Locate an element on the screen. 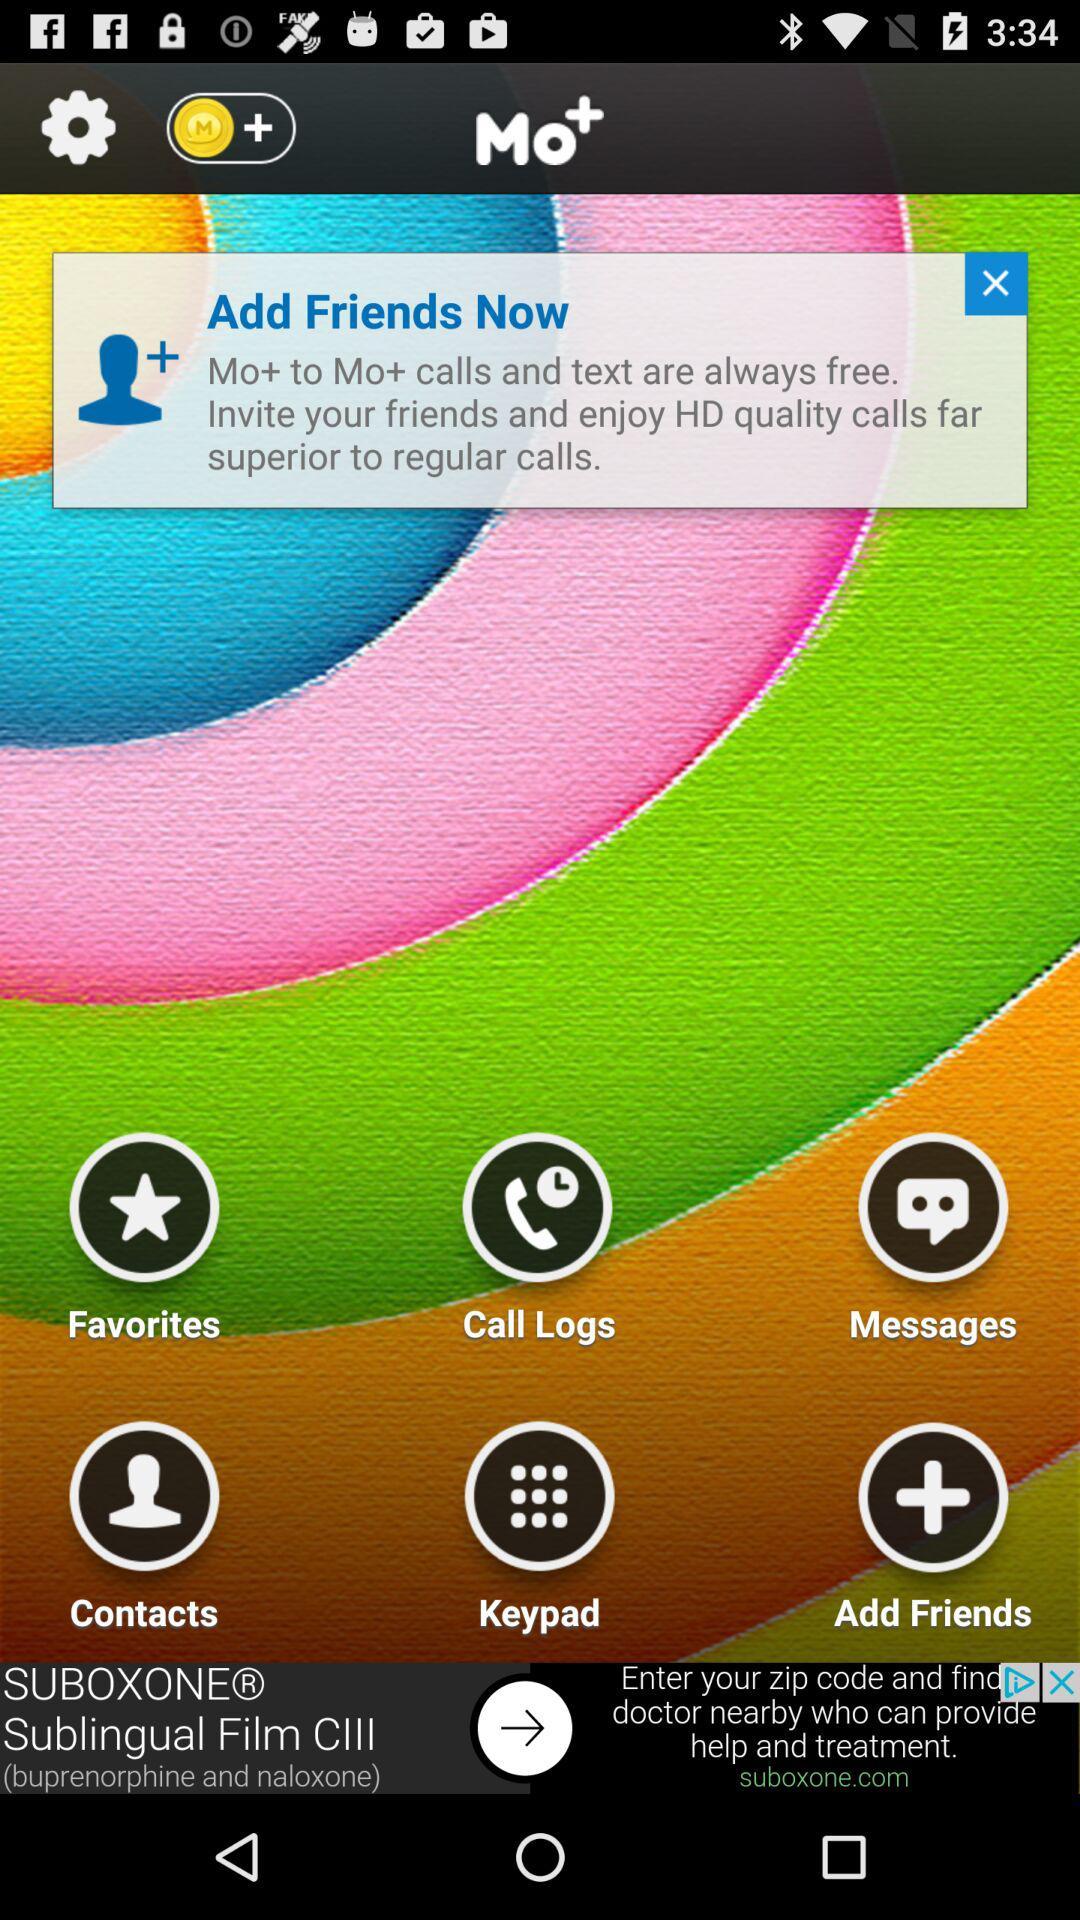  call logs option is located at coordinates (536, 1228).